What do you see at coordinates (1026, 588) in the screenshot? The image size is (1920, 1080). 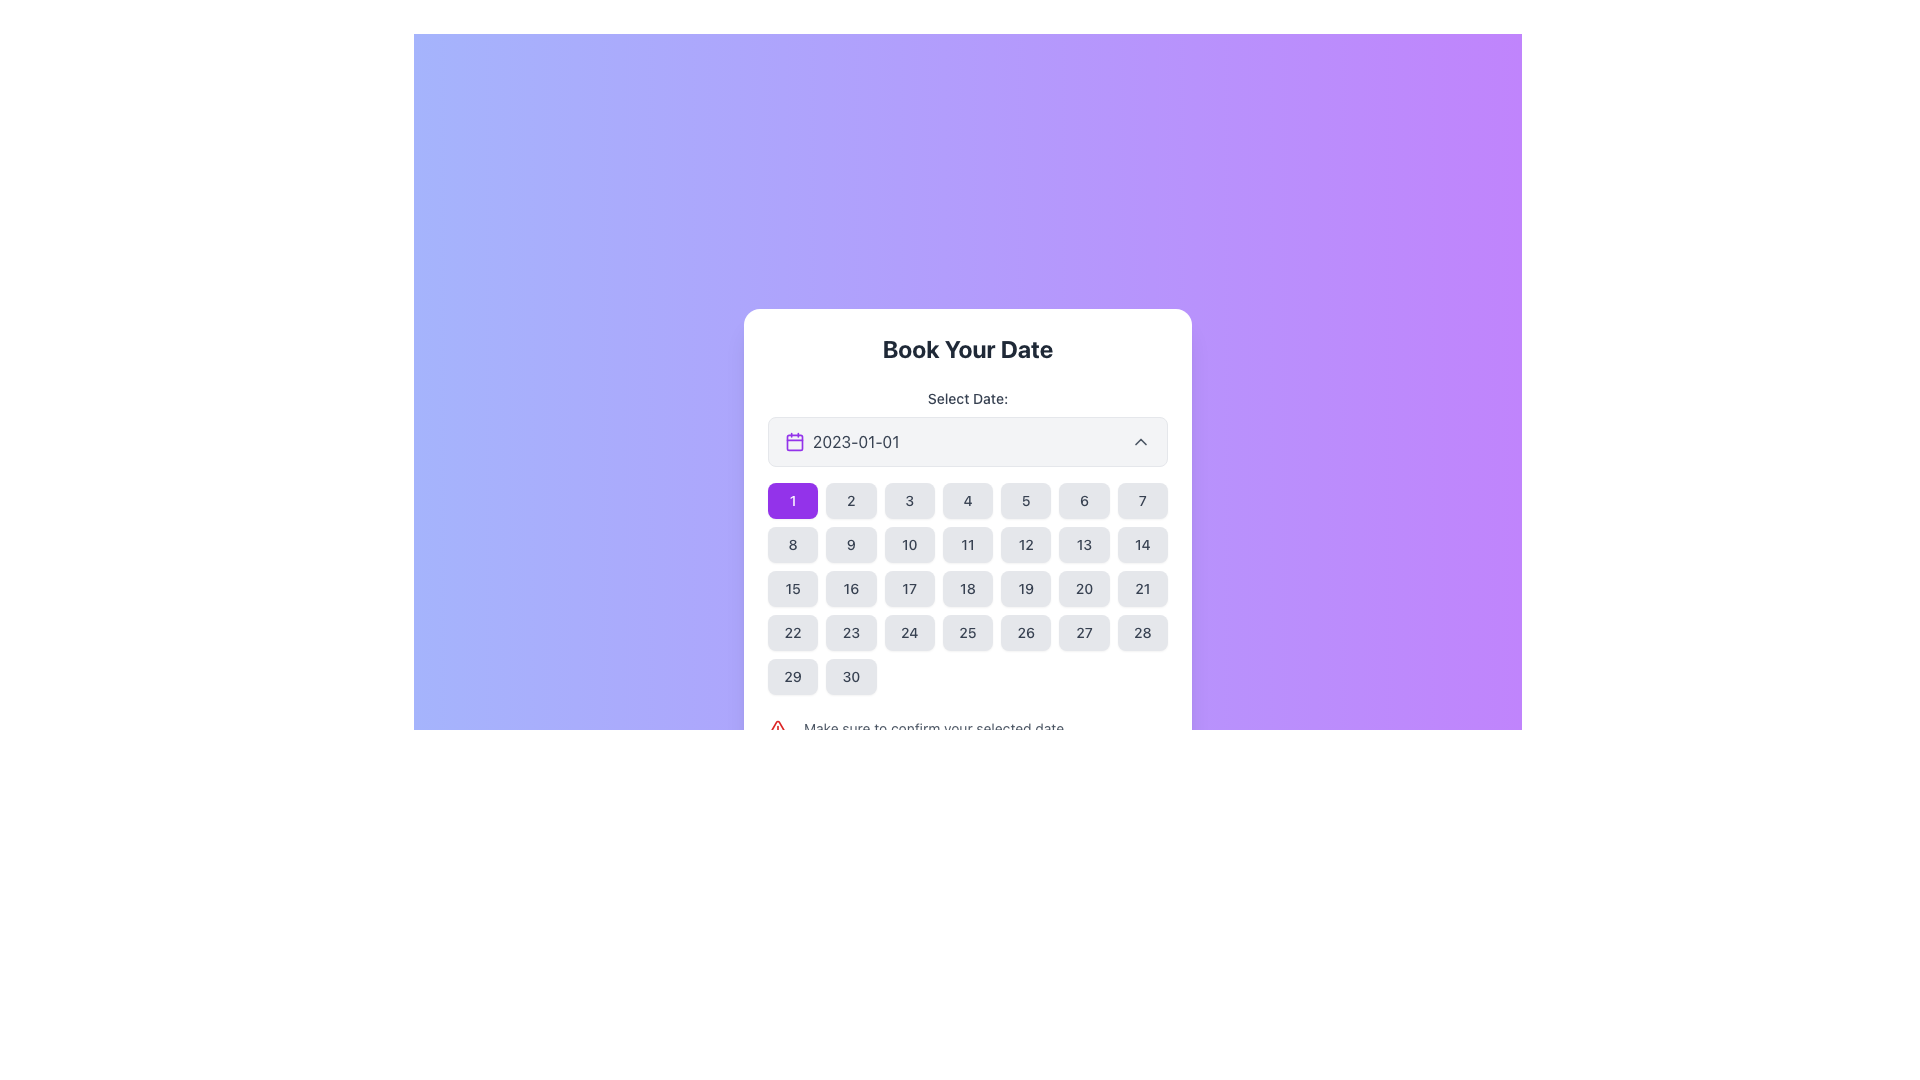 I see `the selectable date option button labeled '19' in the calendar interface` at bounding box center [1026, 588].